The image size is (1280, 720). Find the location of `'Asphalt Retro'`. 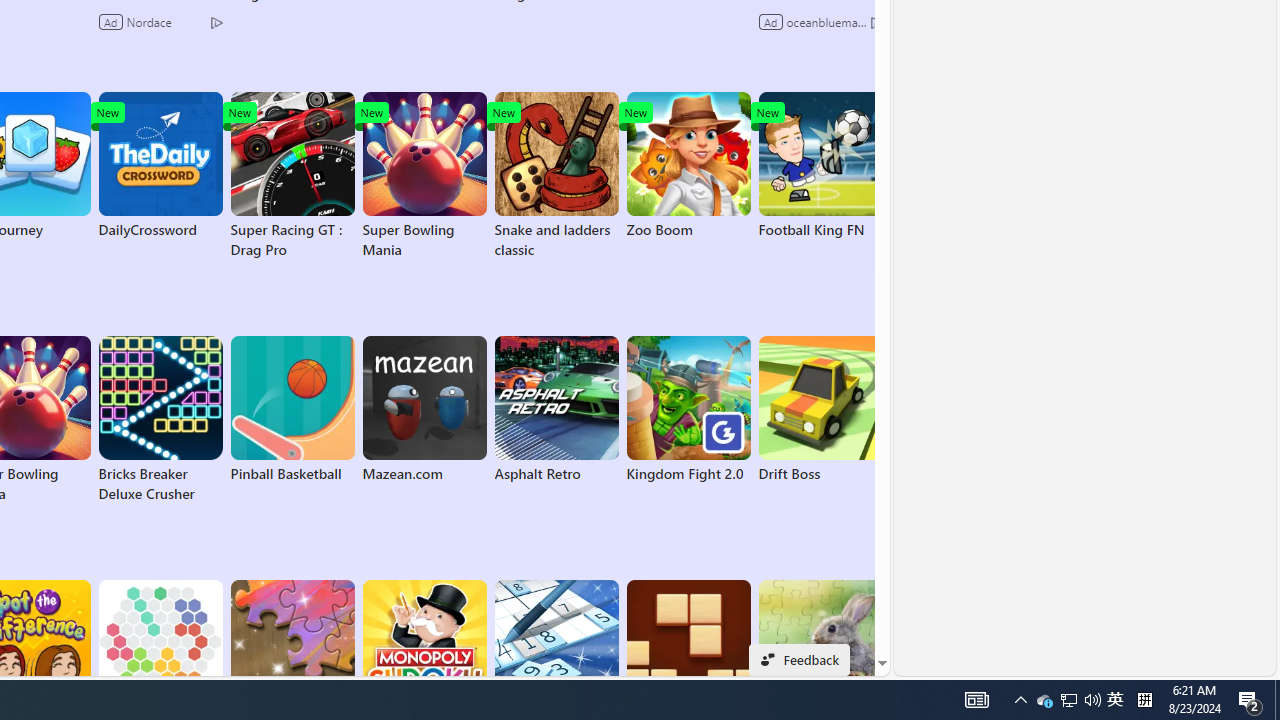

'Asphalt Retro' is located at coordinates (556, 409).